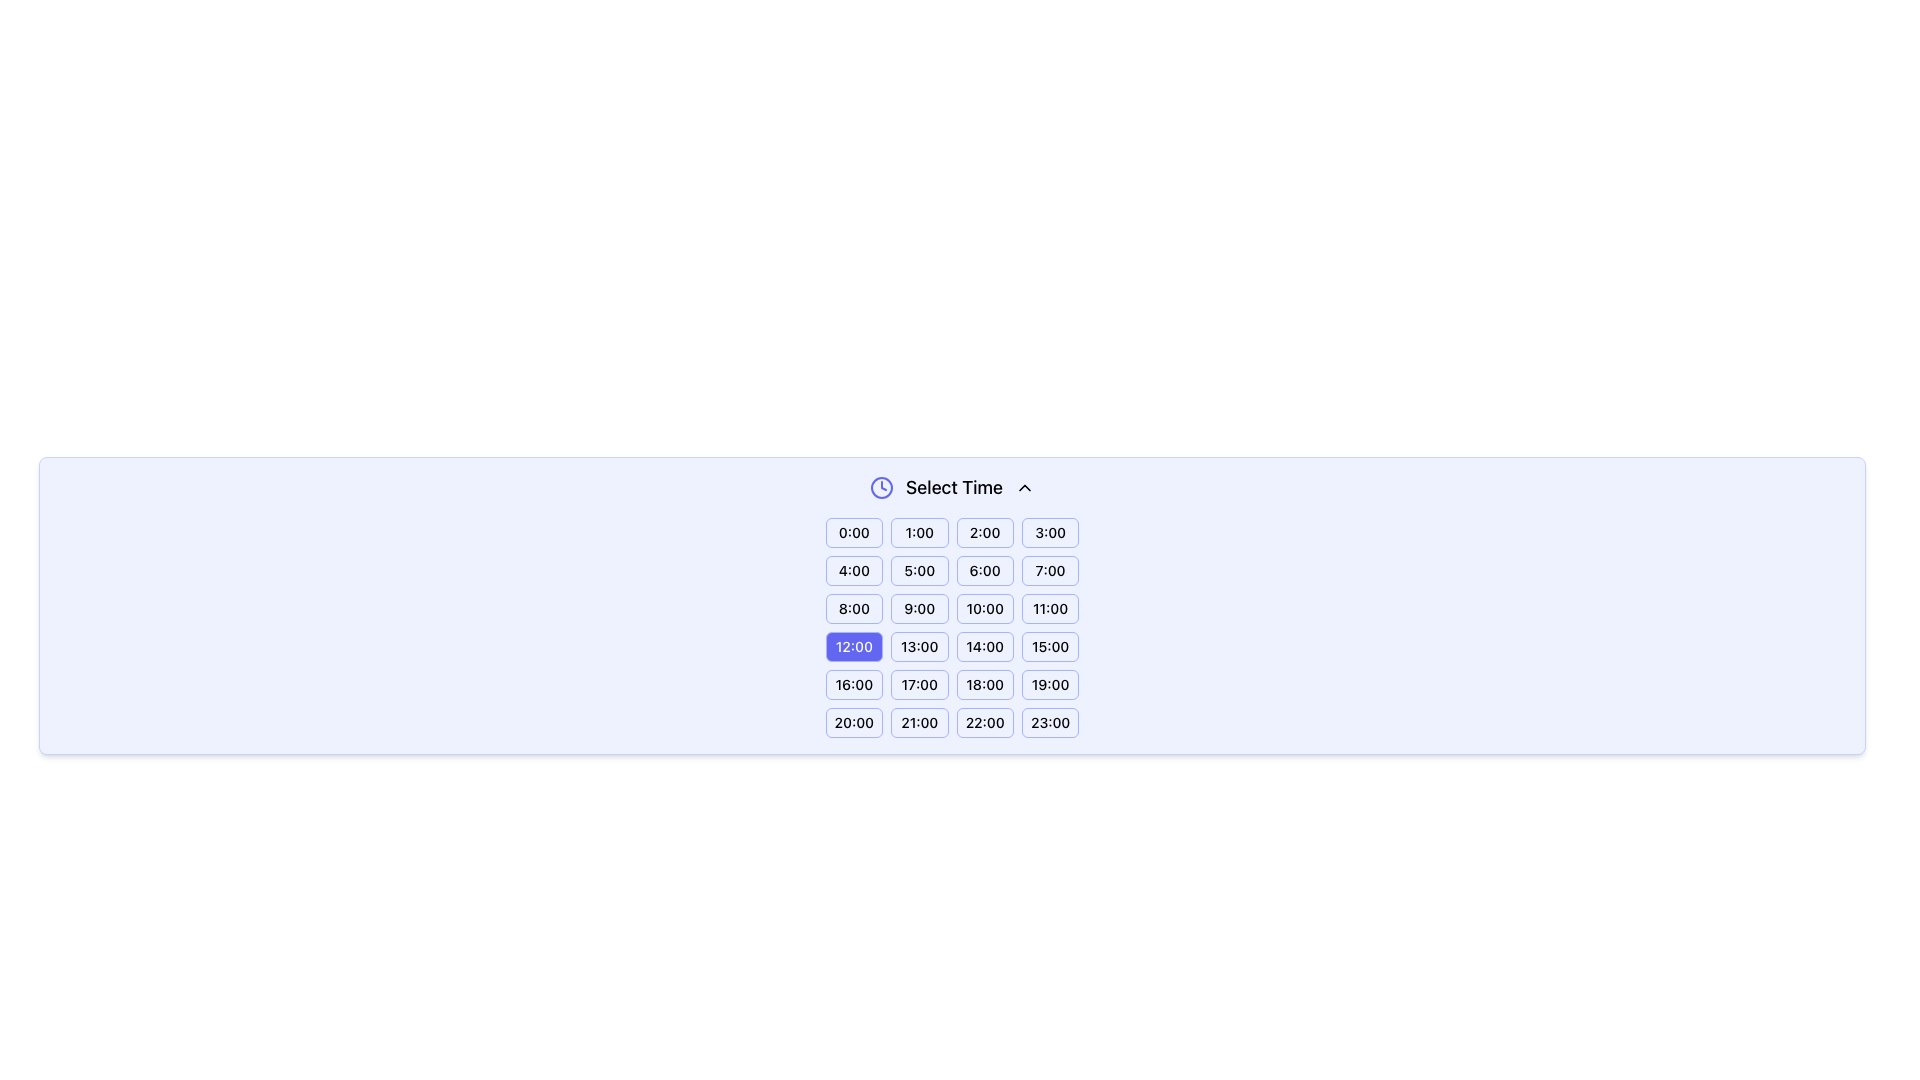 The image size is (1920, 1080). Describe the element at coordinates (918, 684) in the screenshot. I see `the button labeled '17:00' in the time selection grid` at that location.